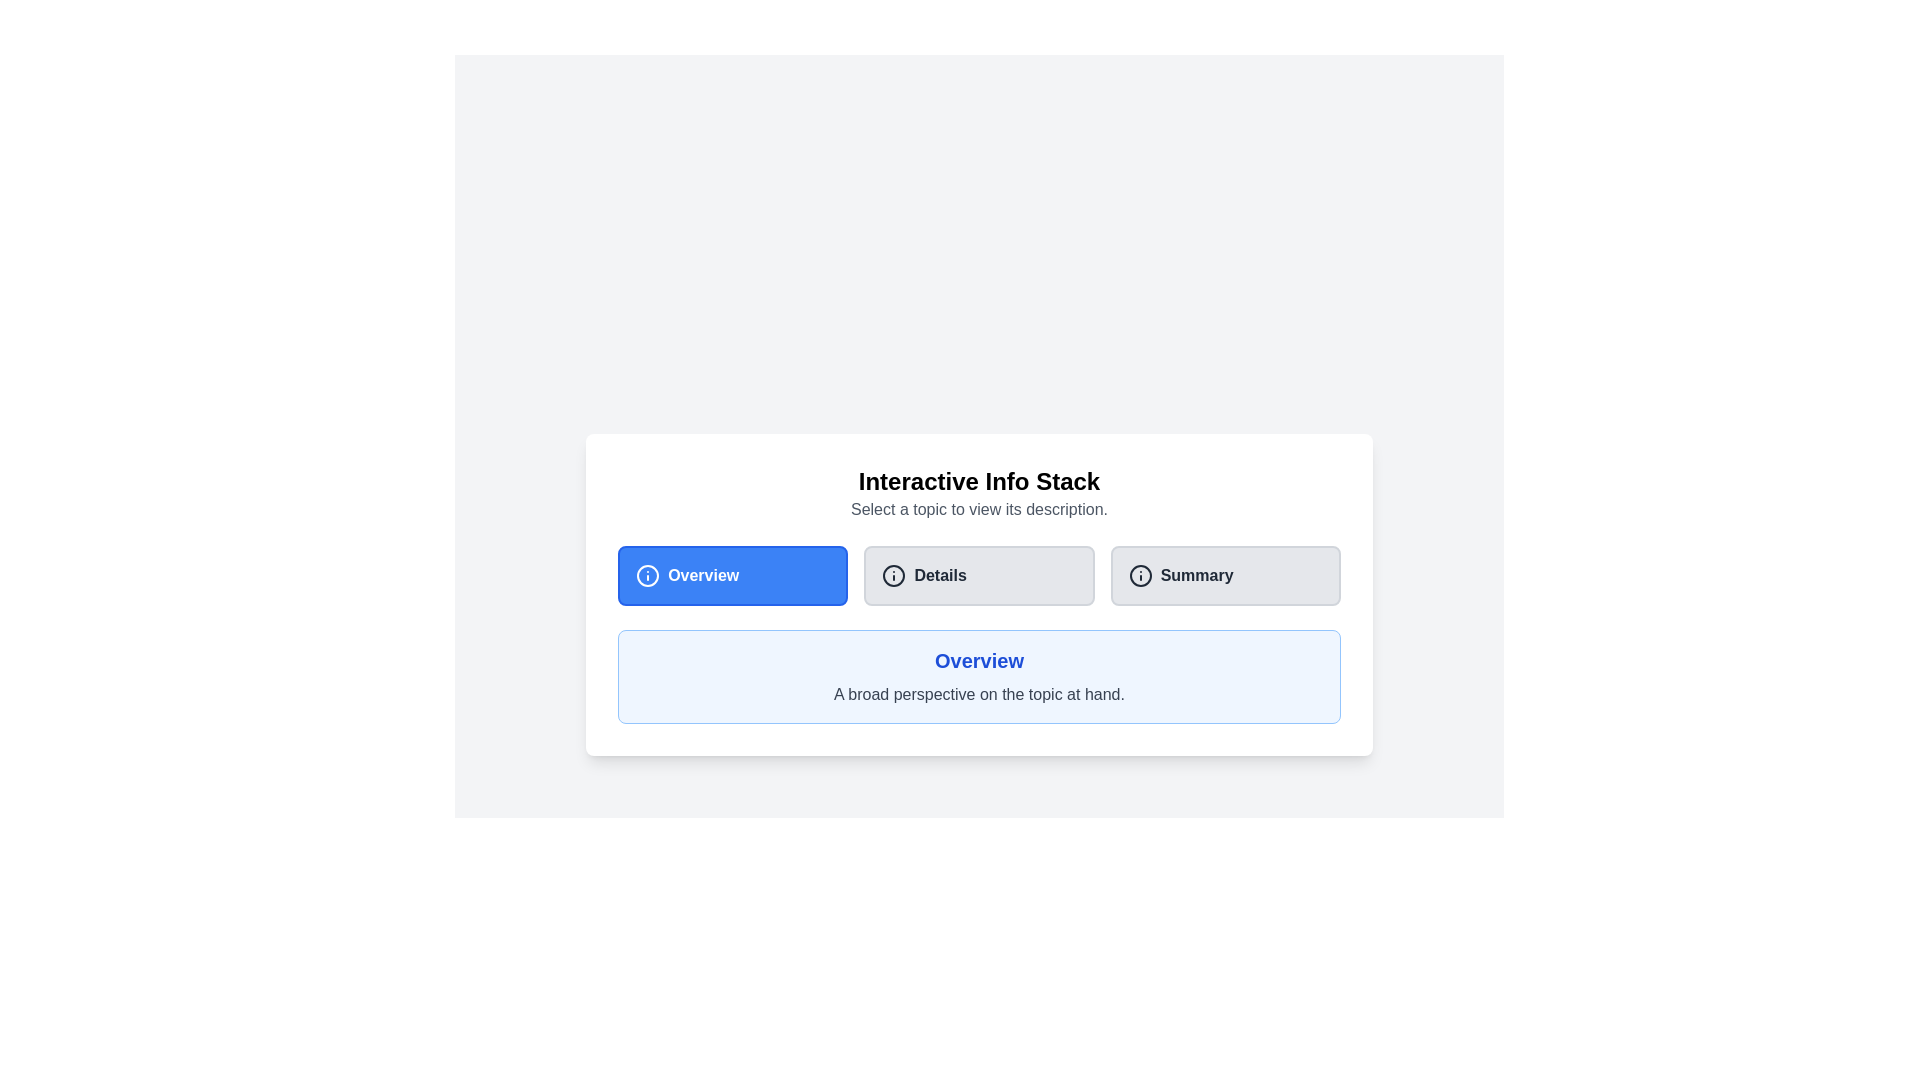 The height and width of the screenshot is (1080, 1920). Describe the element at coordinates (893, 575) in the screenshot. I see `the SVG circle element that is part of the 'Details' button, which features an information symbol and is located between the 'Overview' and 'Summary' buttons` at that location.